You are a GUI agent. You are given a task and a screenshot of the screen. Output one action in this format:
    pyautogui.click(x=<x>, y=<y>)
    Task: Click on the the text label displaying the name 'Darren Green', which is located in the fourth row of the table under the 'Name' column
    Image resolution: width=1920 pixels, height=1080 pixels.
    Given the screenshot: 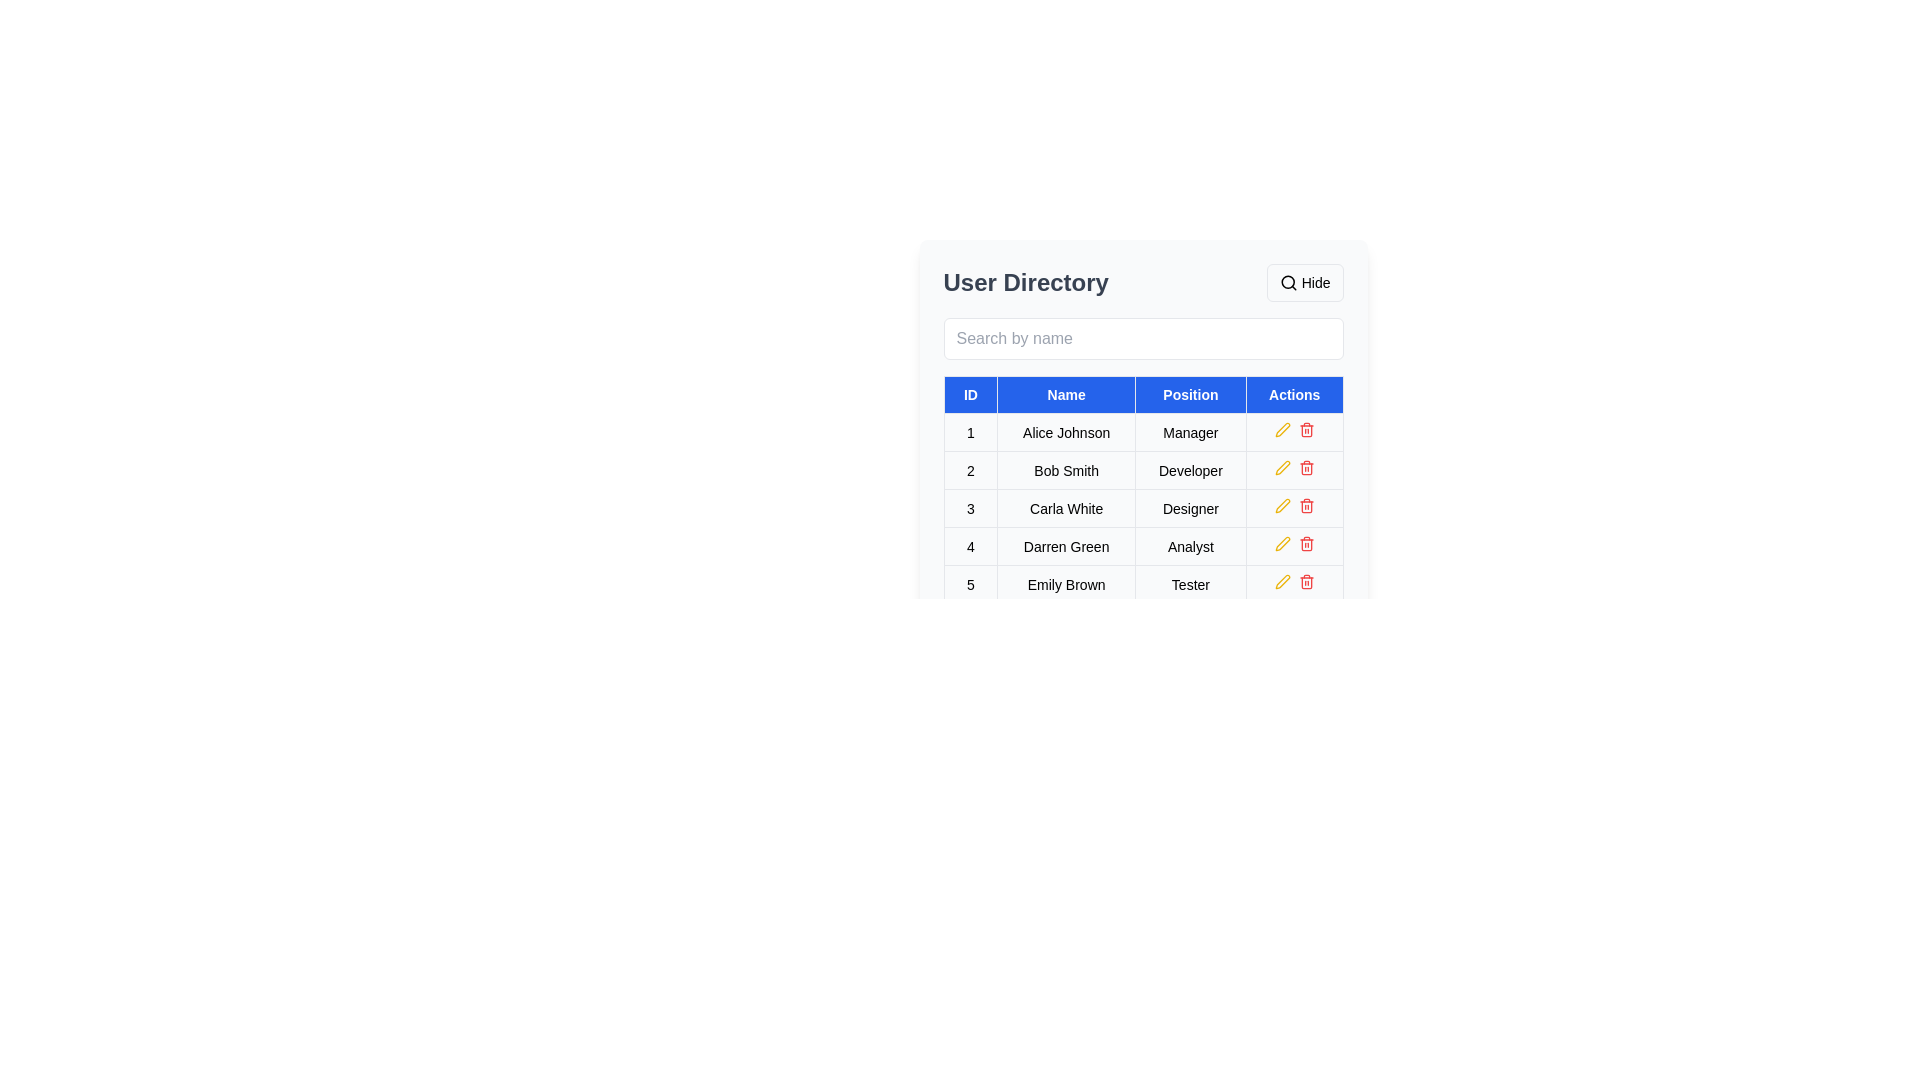 What is the action you would take?
    pyautogui.click(x=1065, y=546)
    